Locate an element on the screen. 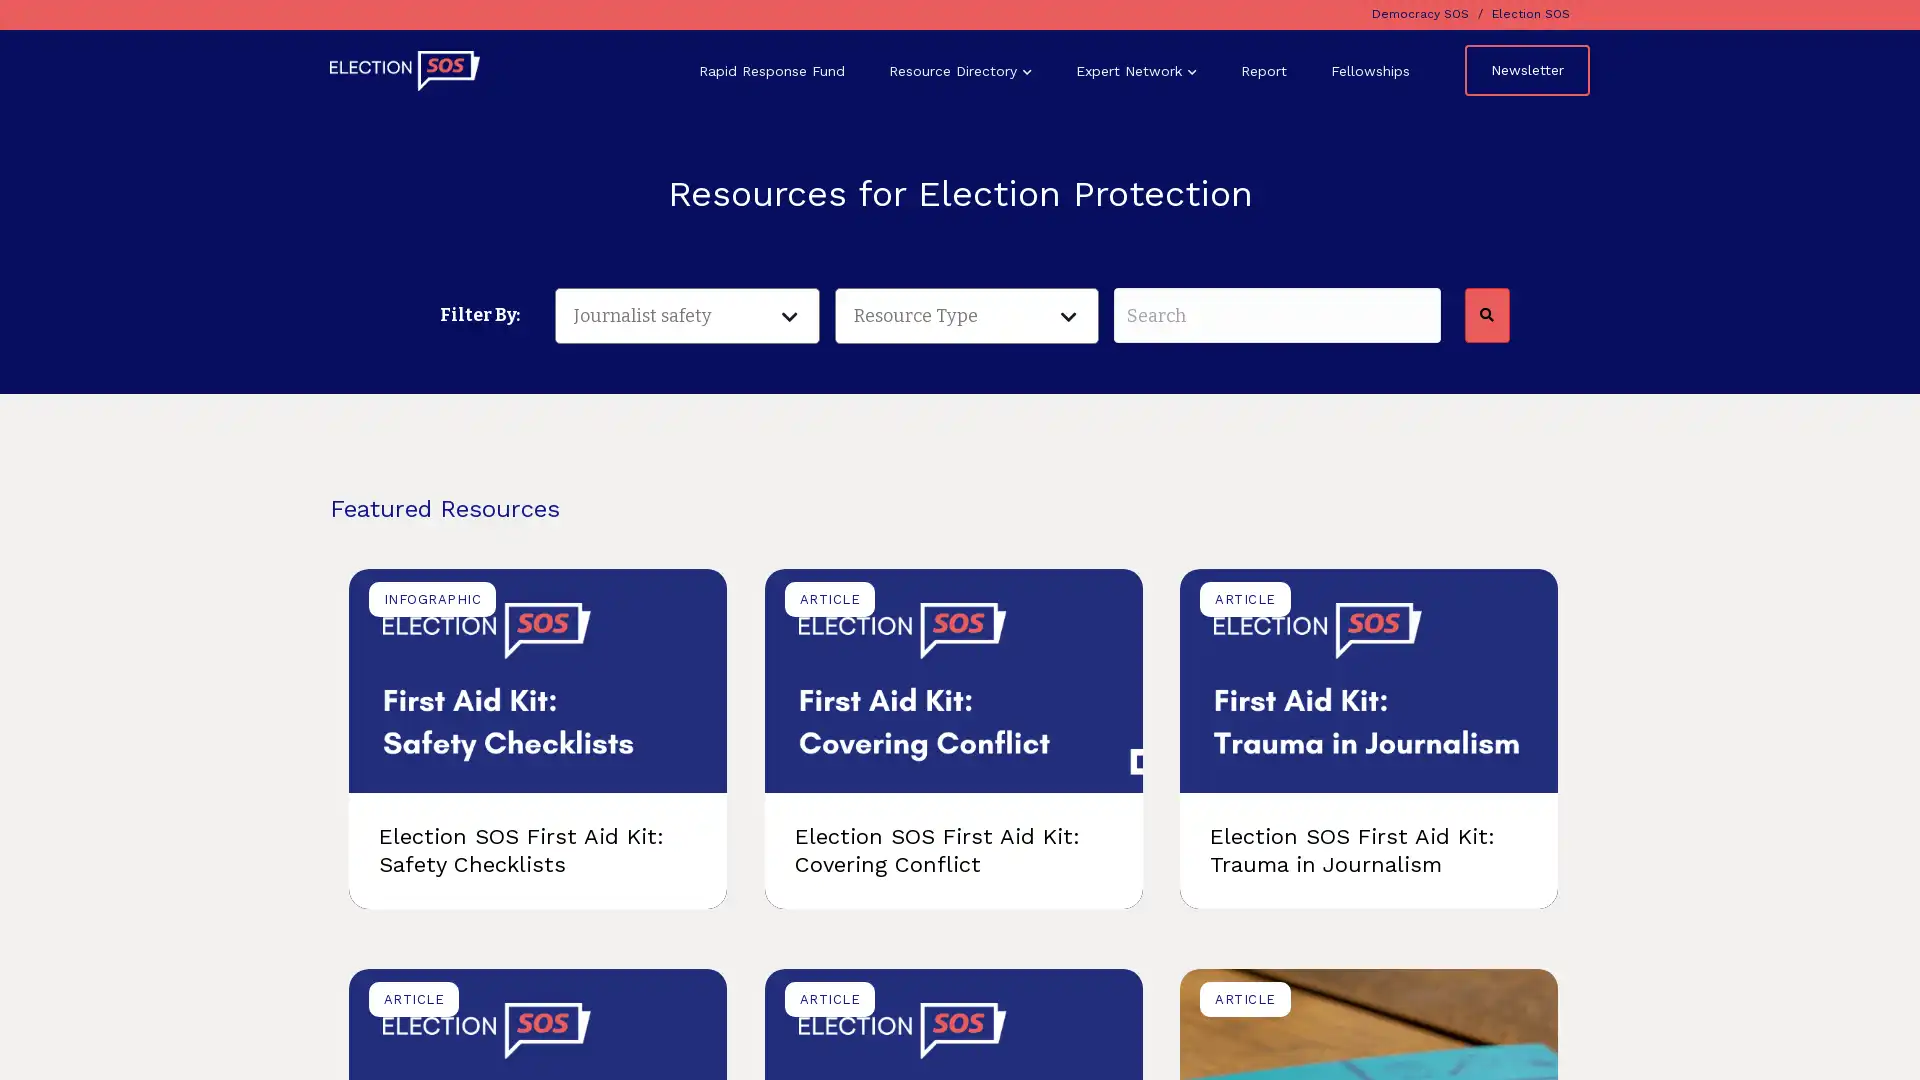 This screenshot has width=1920, height=1080. Submit search is located at coordinates (1486, 315).